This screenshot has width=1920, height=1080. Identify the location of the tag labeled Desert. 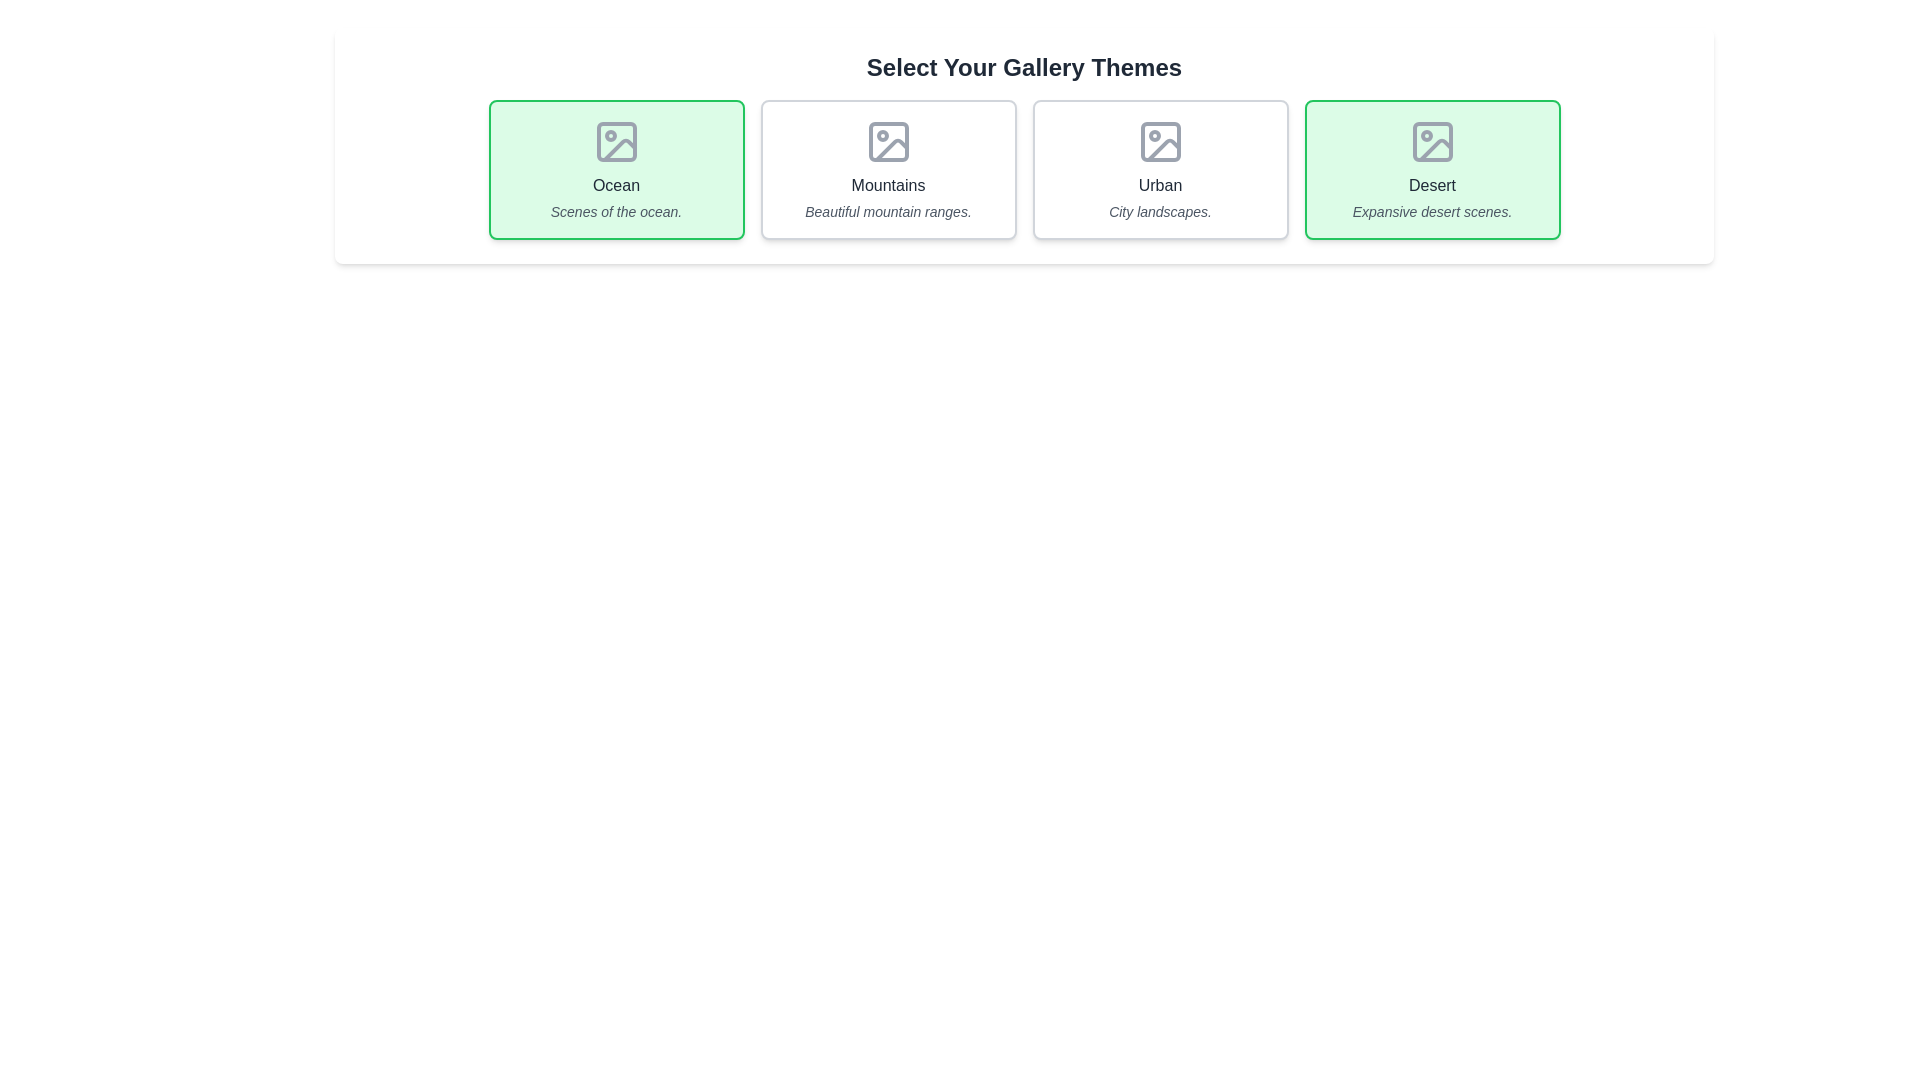
(1431, 168).